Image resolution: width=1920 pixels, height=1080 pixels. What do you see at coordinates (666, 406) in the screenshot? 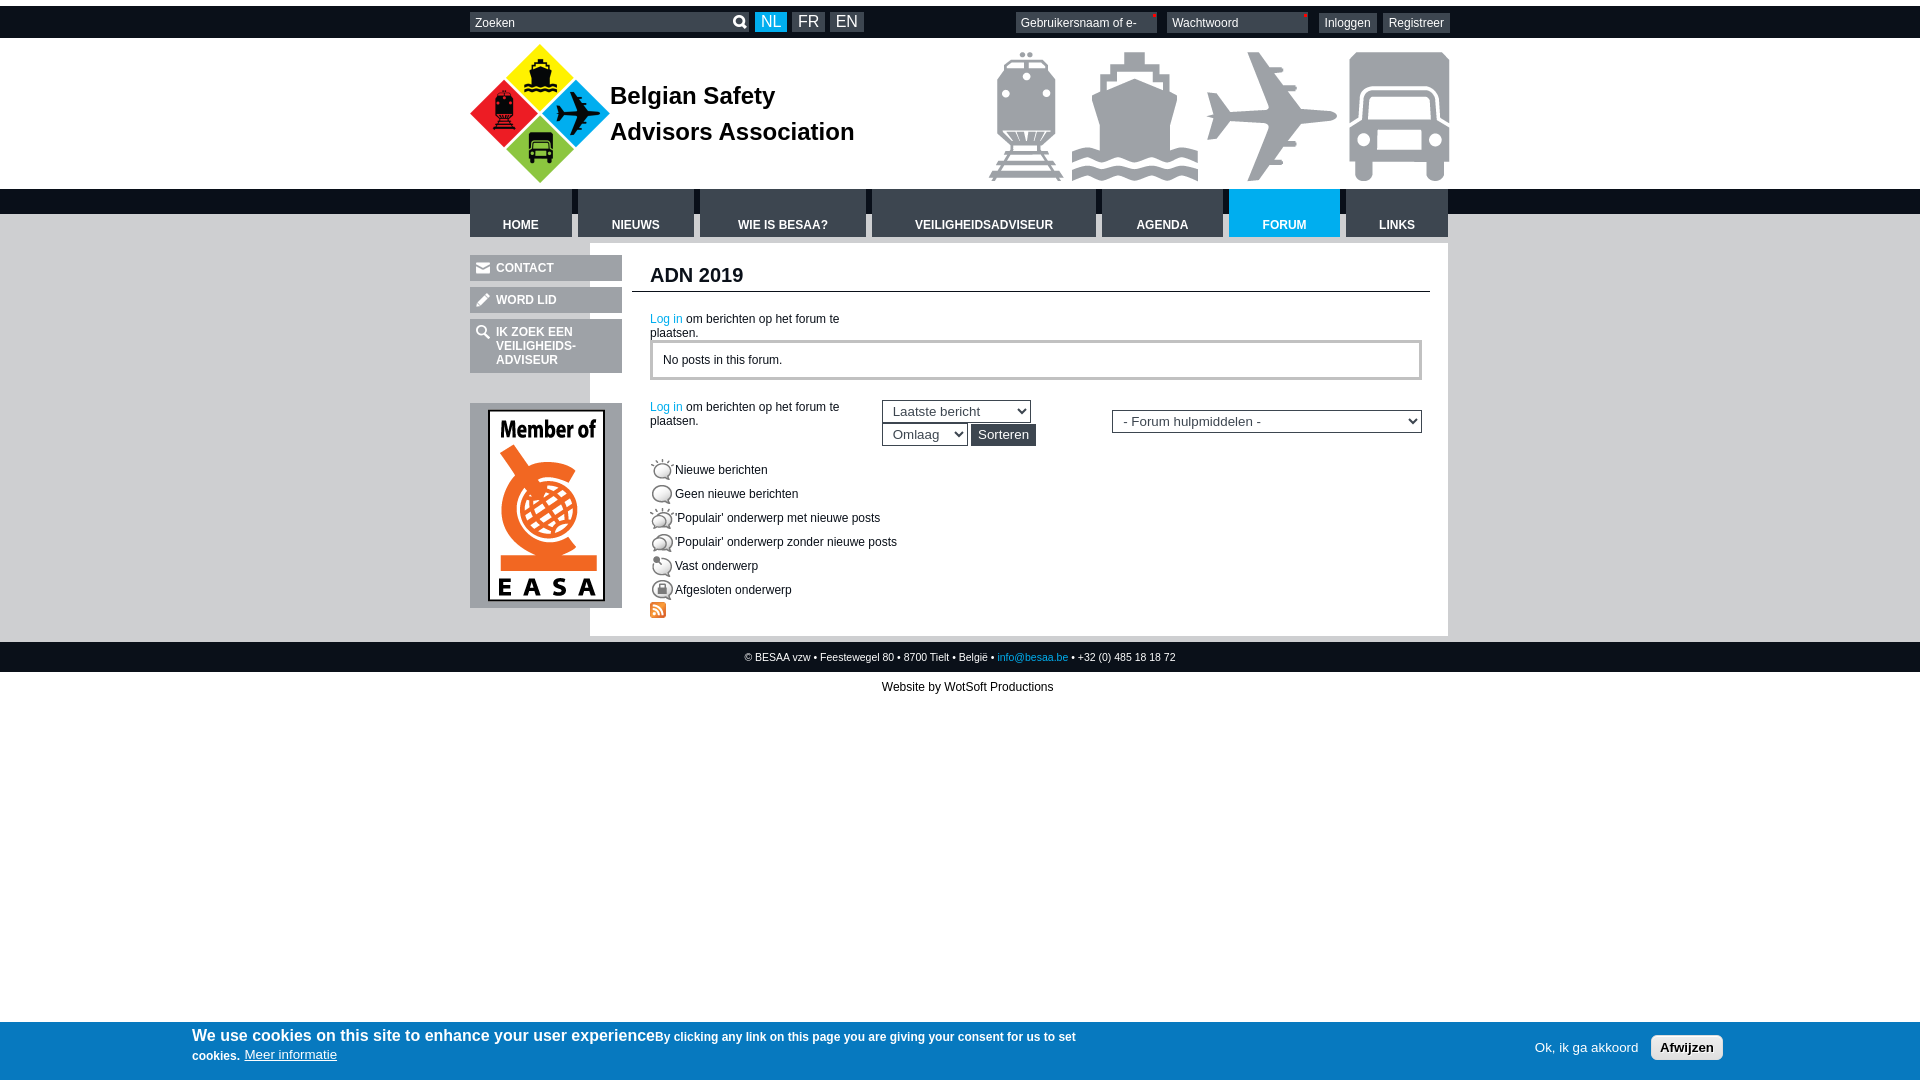
I see `'Log in'` at bounding box center [666, 406].